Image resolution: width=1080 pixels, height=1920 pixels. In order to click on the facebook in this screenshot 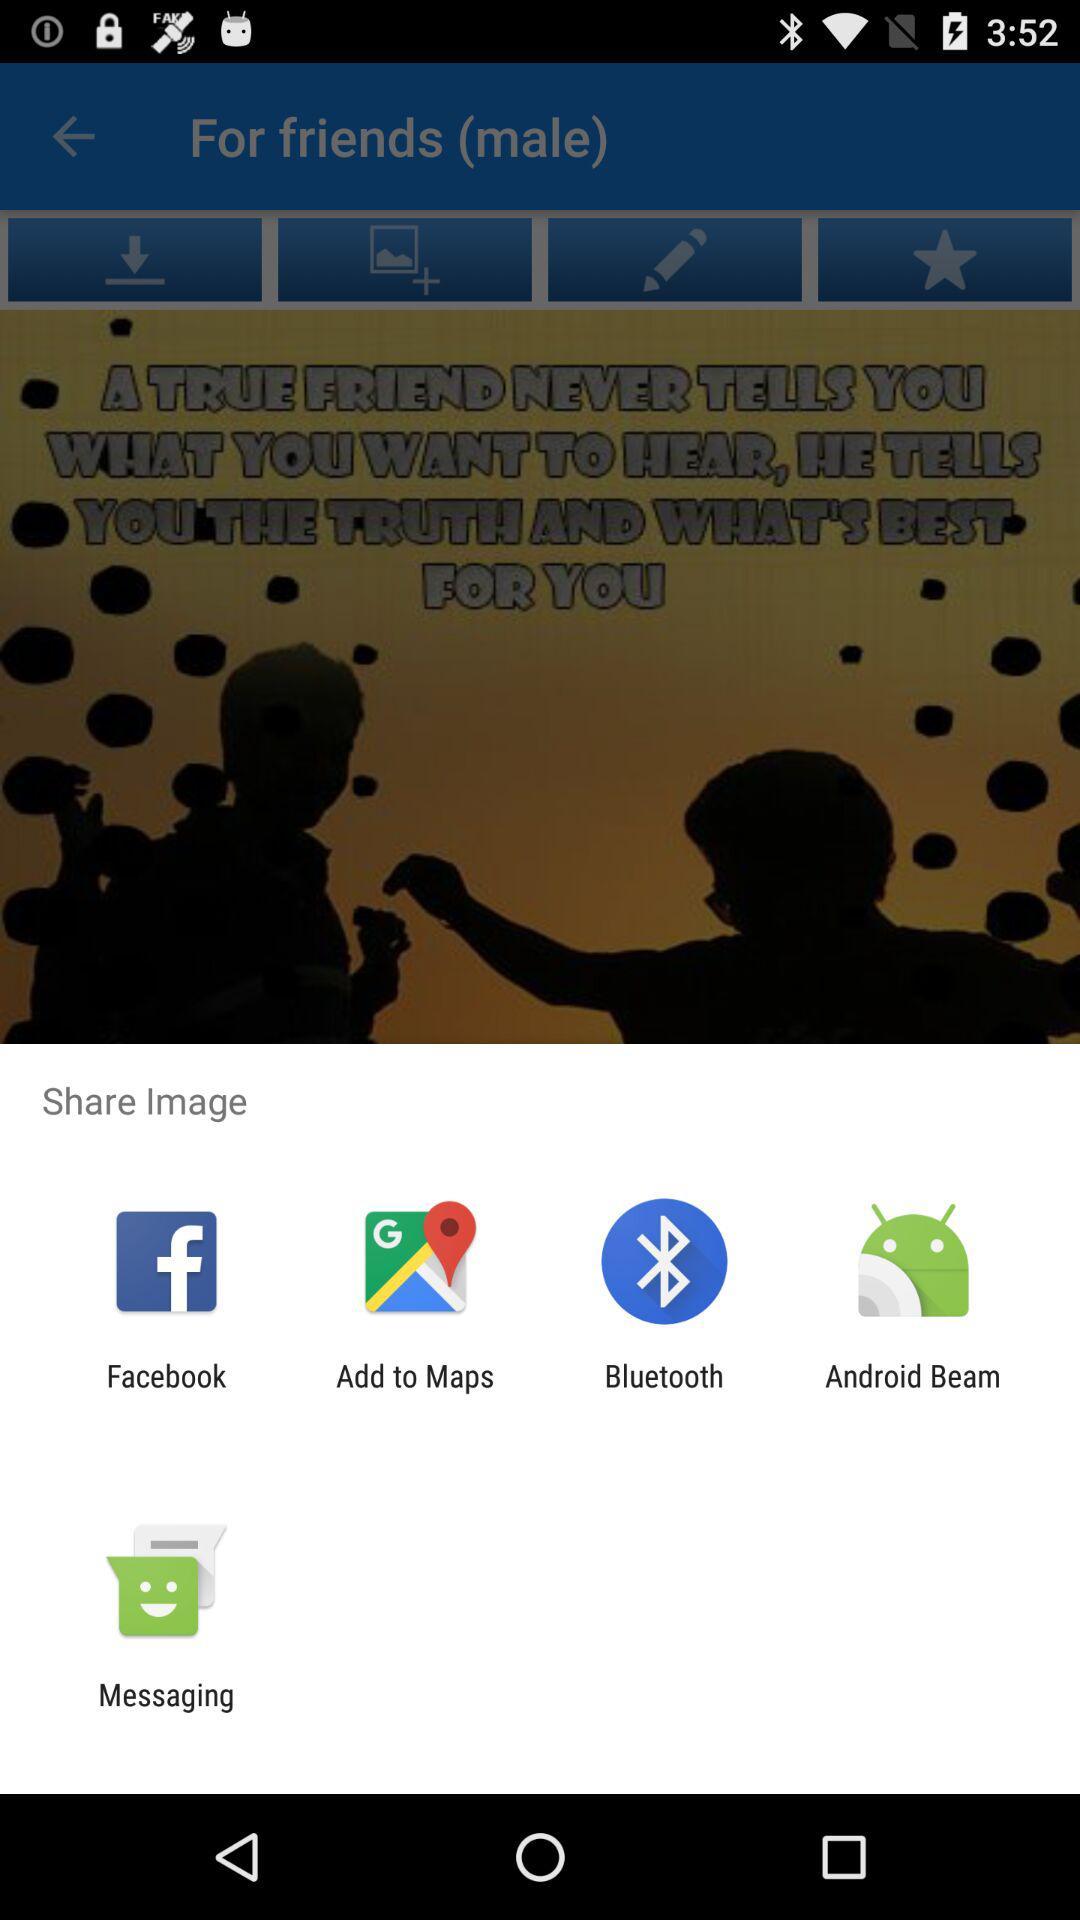, I will do `click(165, 1392)`.